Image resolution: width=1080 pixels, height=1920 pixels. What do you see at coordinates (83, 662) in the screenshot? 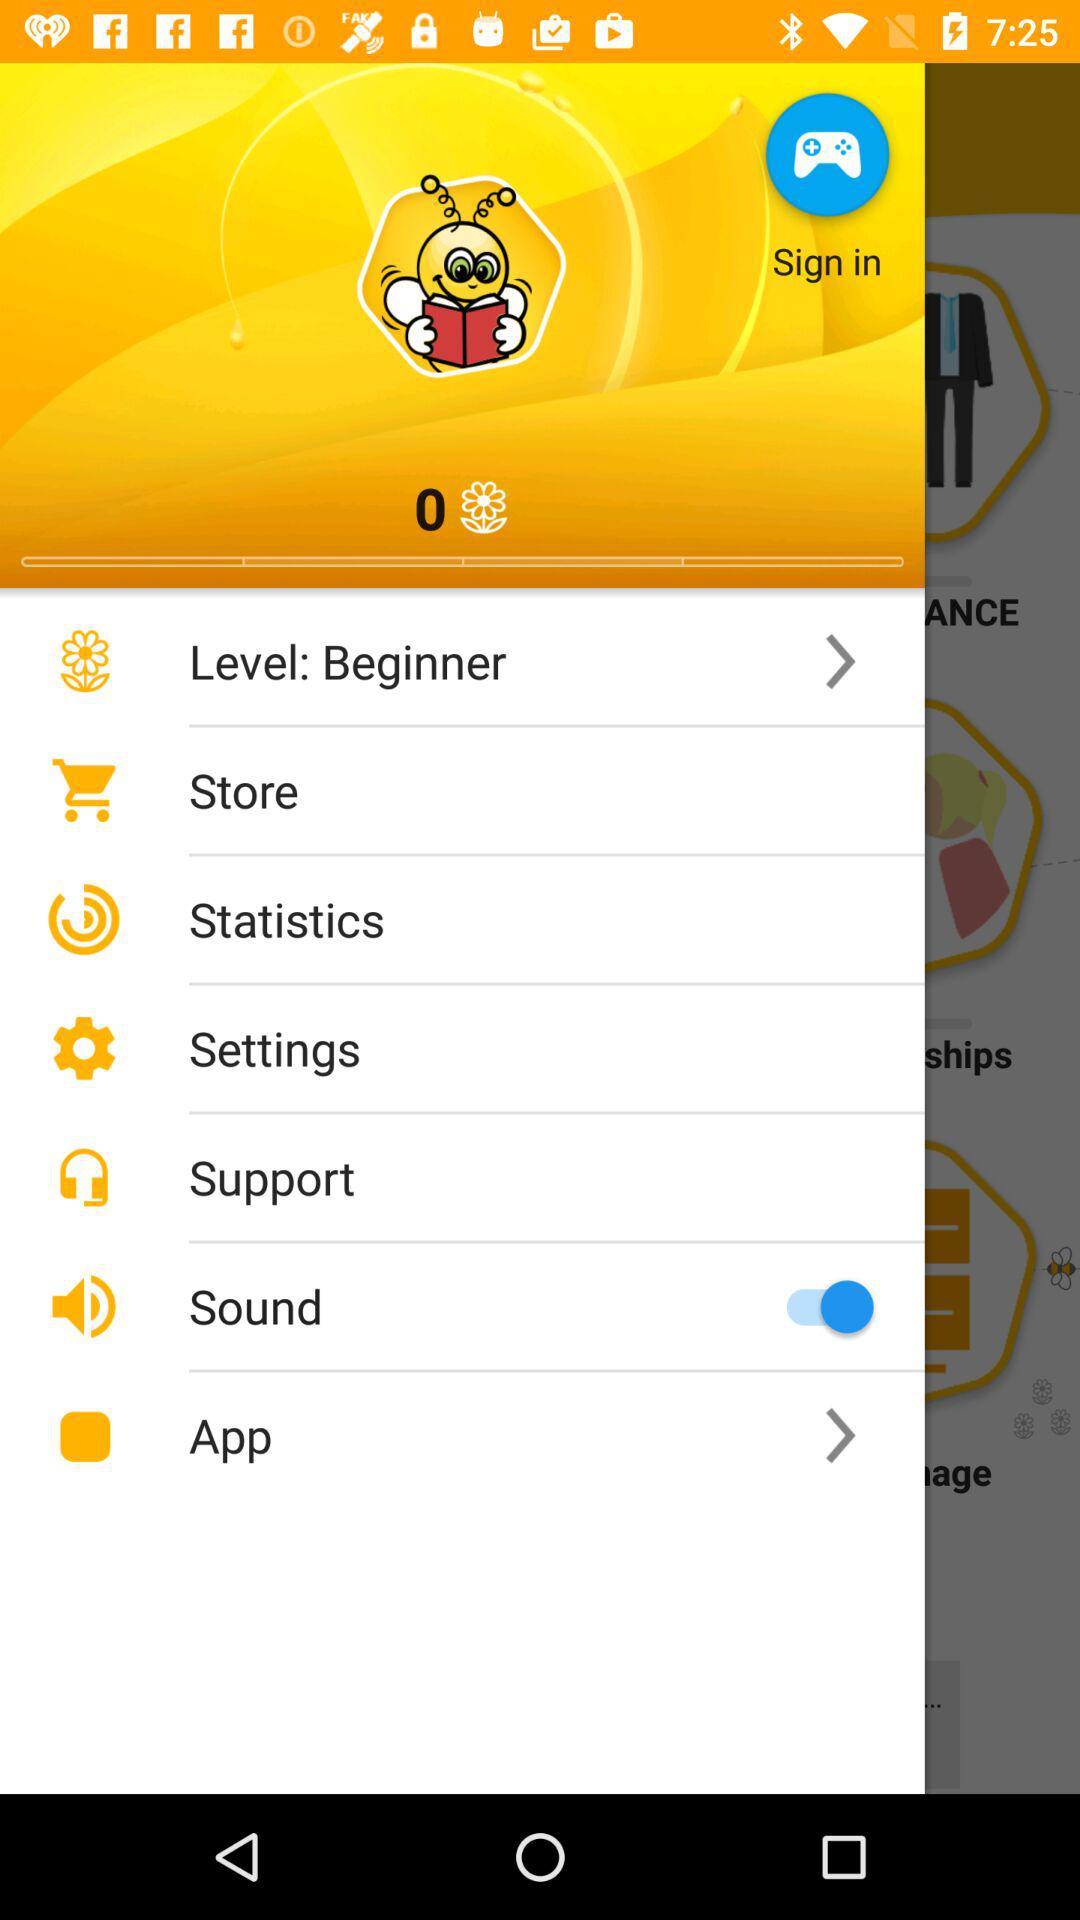
I see `the flower image to the left of the text level beginner` at bounding box center [83, 662].